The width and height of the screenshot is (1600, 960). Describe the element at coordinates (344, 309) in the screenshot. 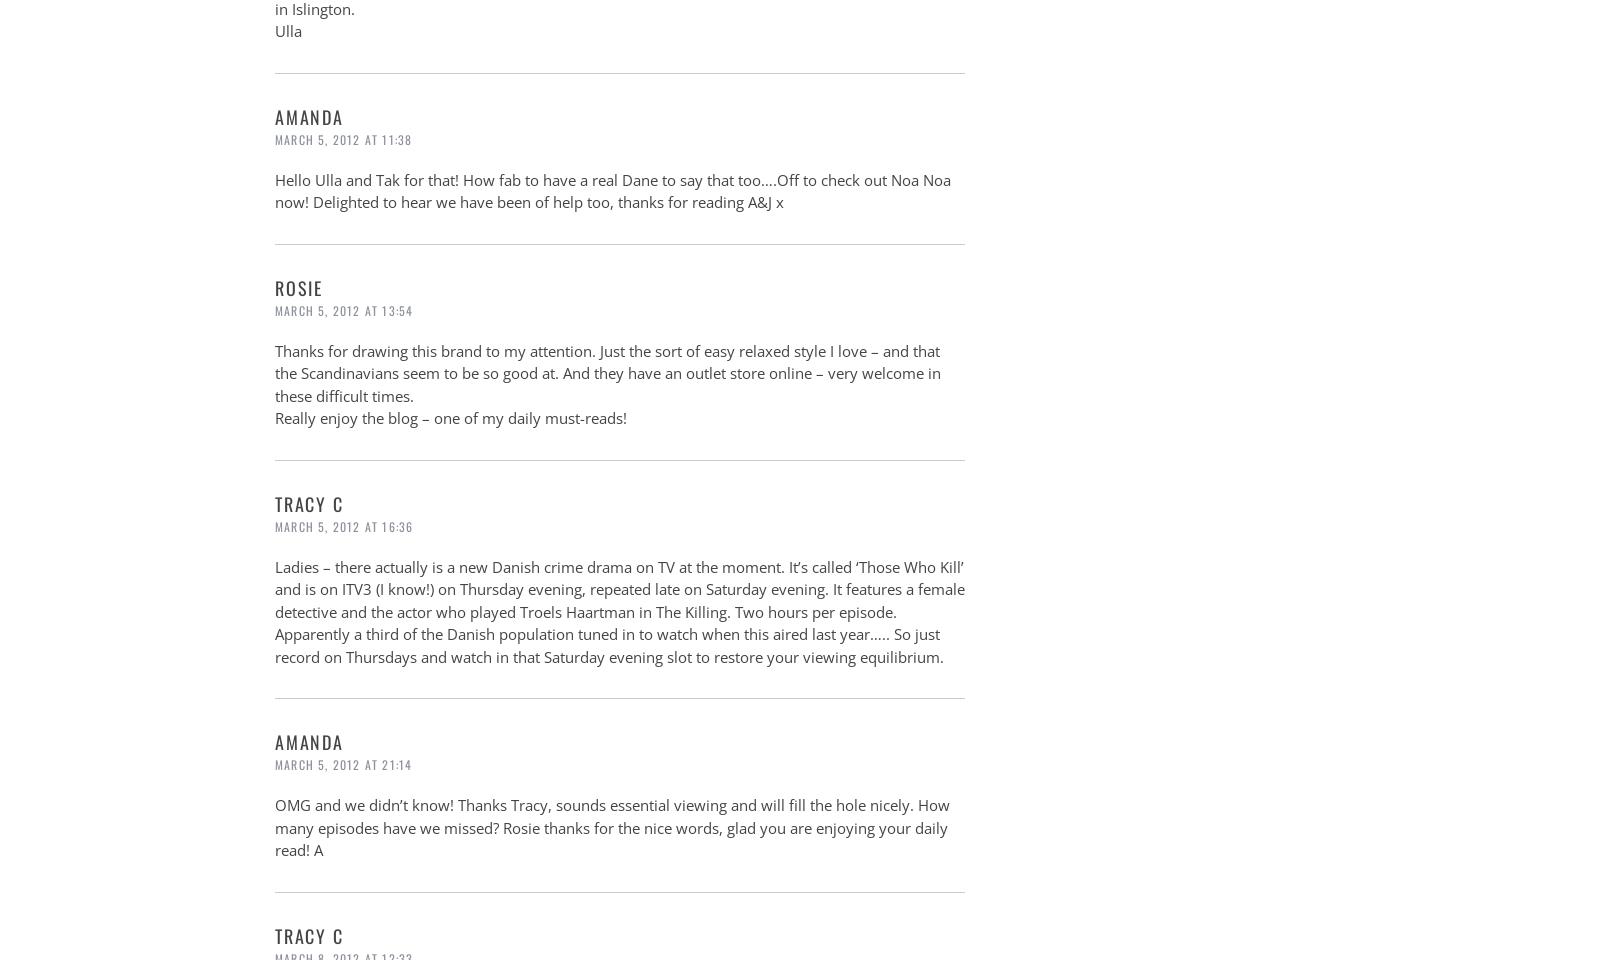

I see `'March 5, 2012 at 13:54'` at that location.